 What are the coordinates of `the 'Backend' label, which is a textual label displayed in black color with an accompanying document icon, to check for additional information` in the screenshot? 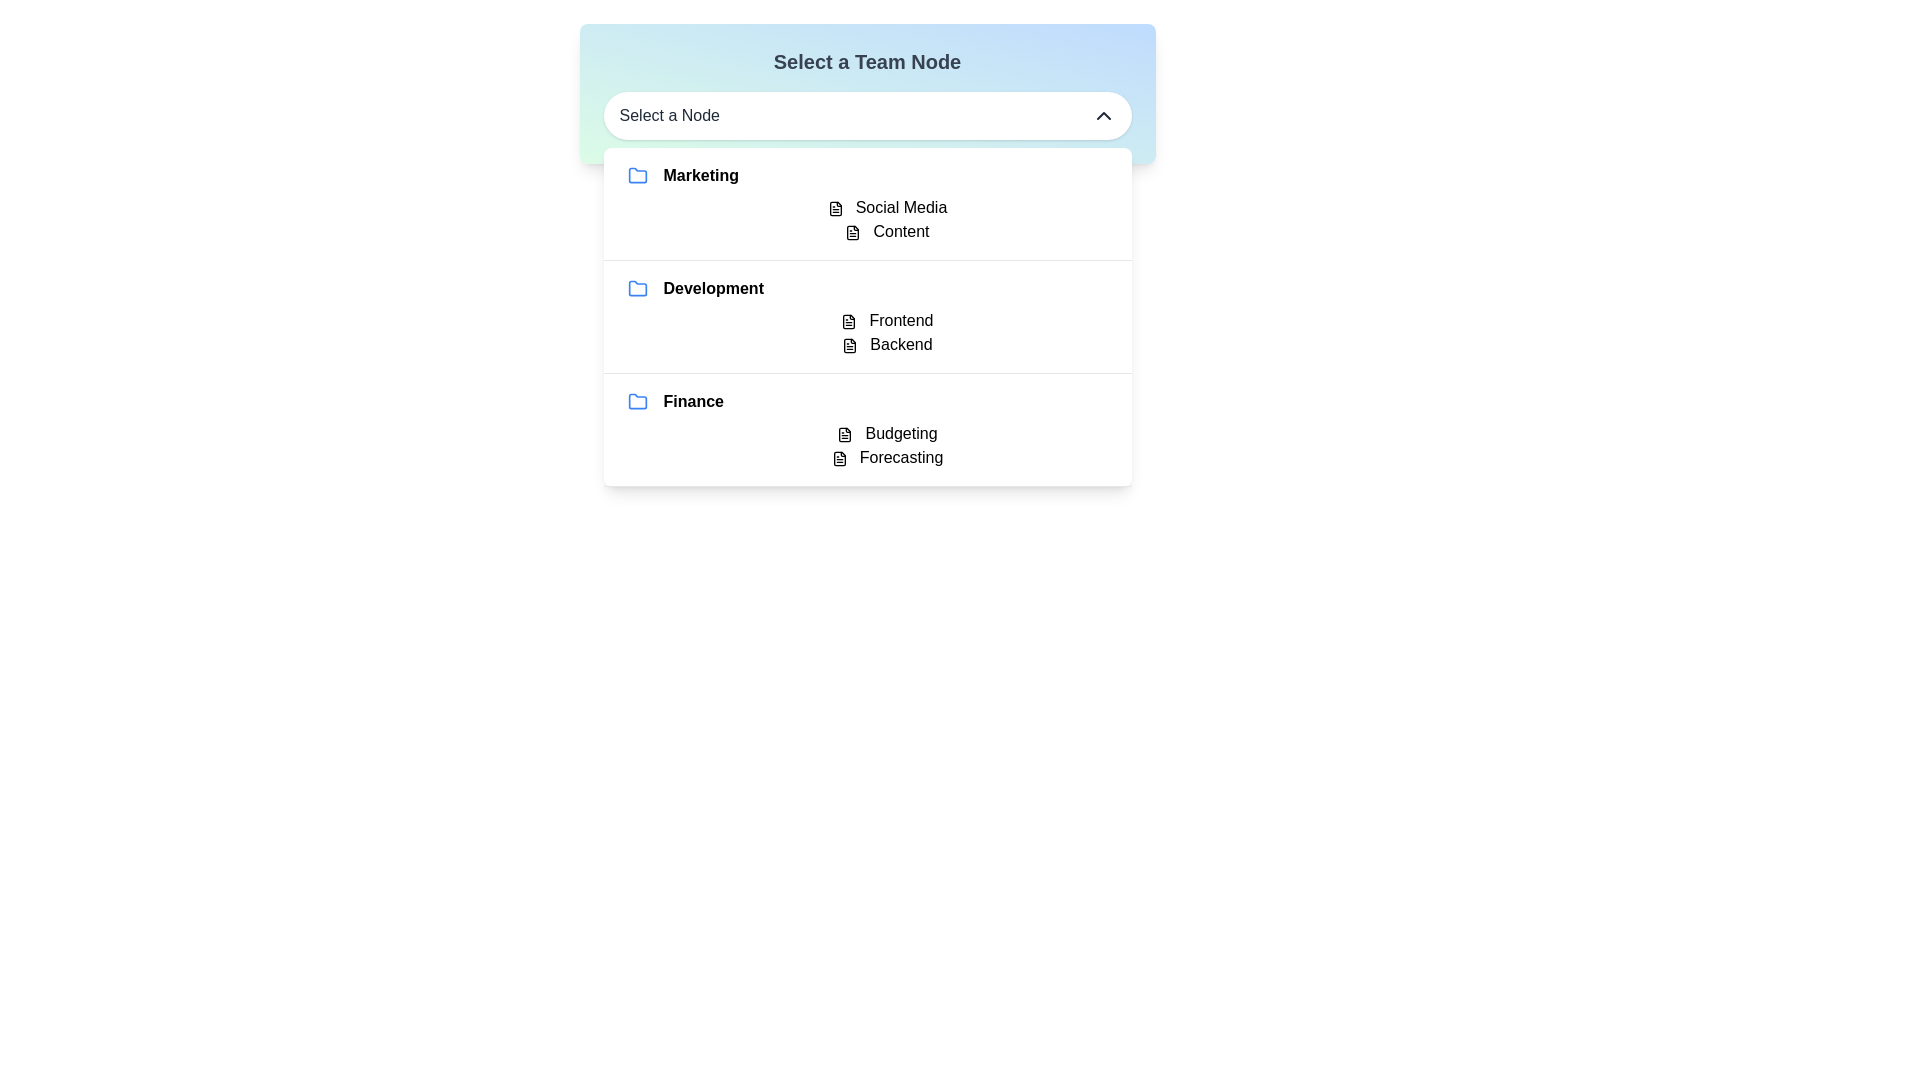 It's located at (886, 343).